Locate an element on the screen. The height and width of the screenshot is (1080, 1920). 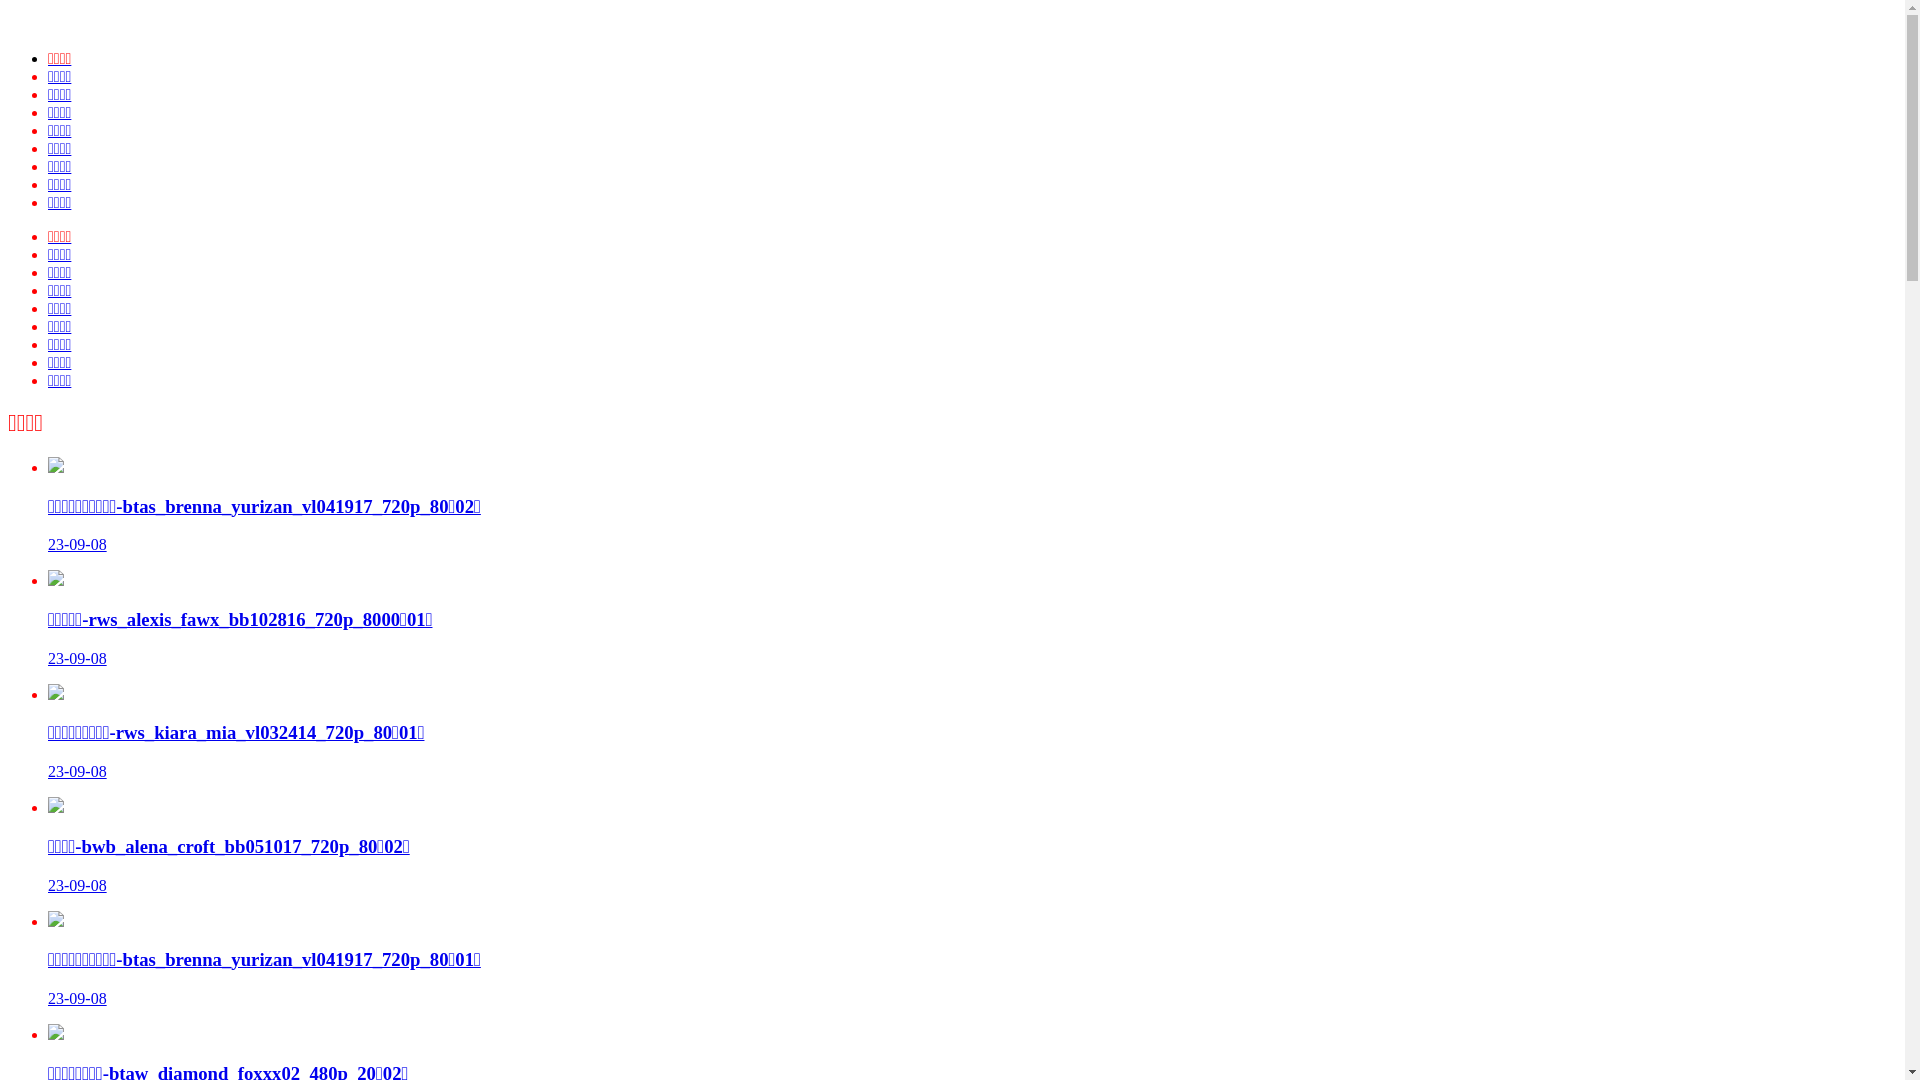
'23-09-08' is located at coordinates (77, 658).